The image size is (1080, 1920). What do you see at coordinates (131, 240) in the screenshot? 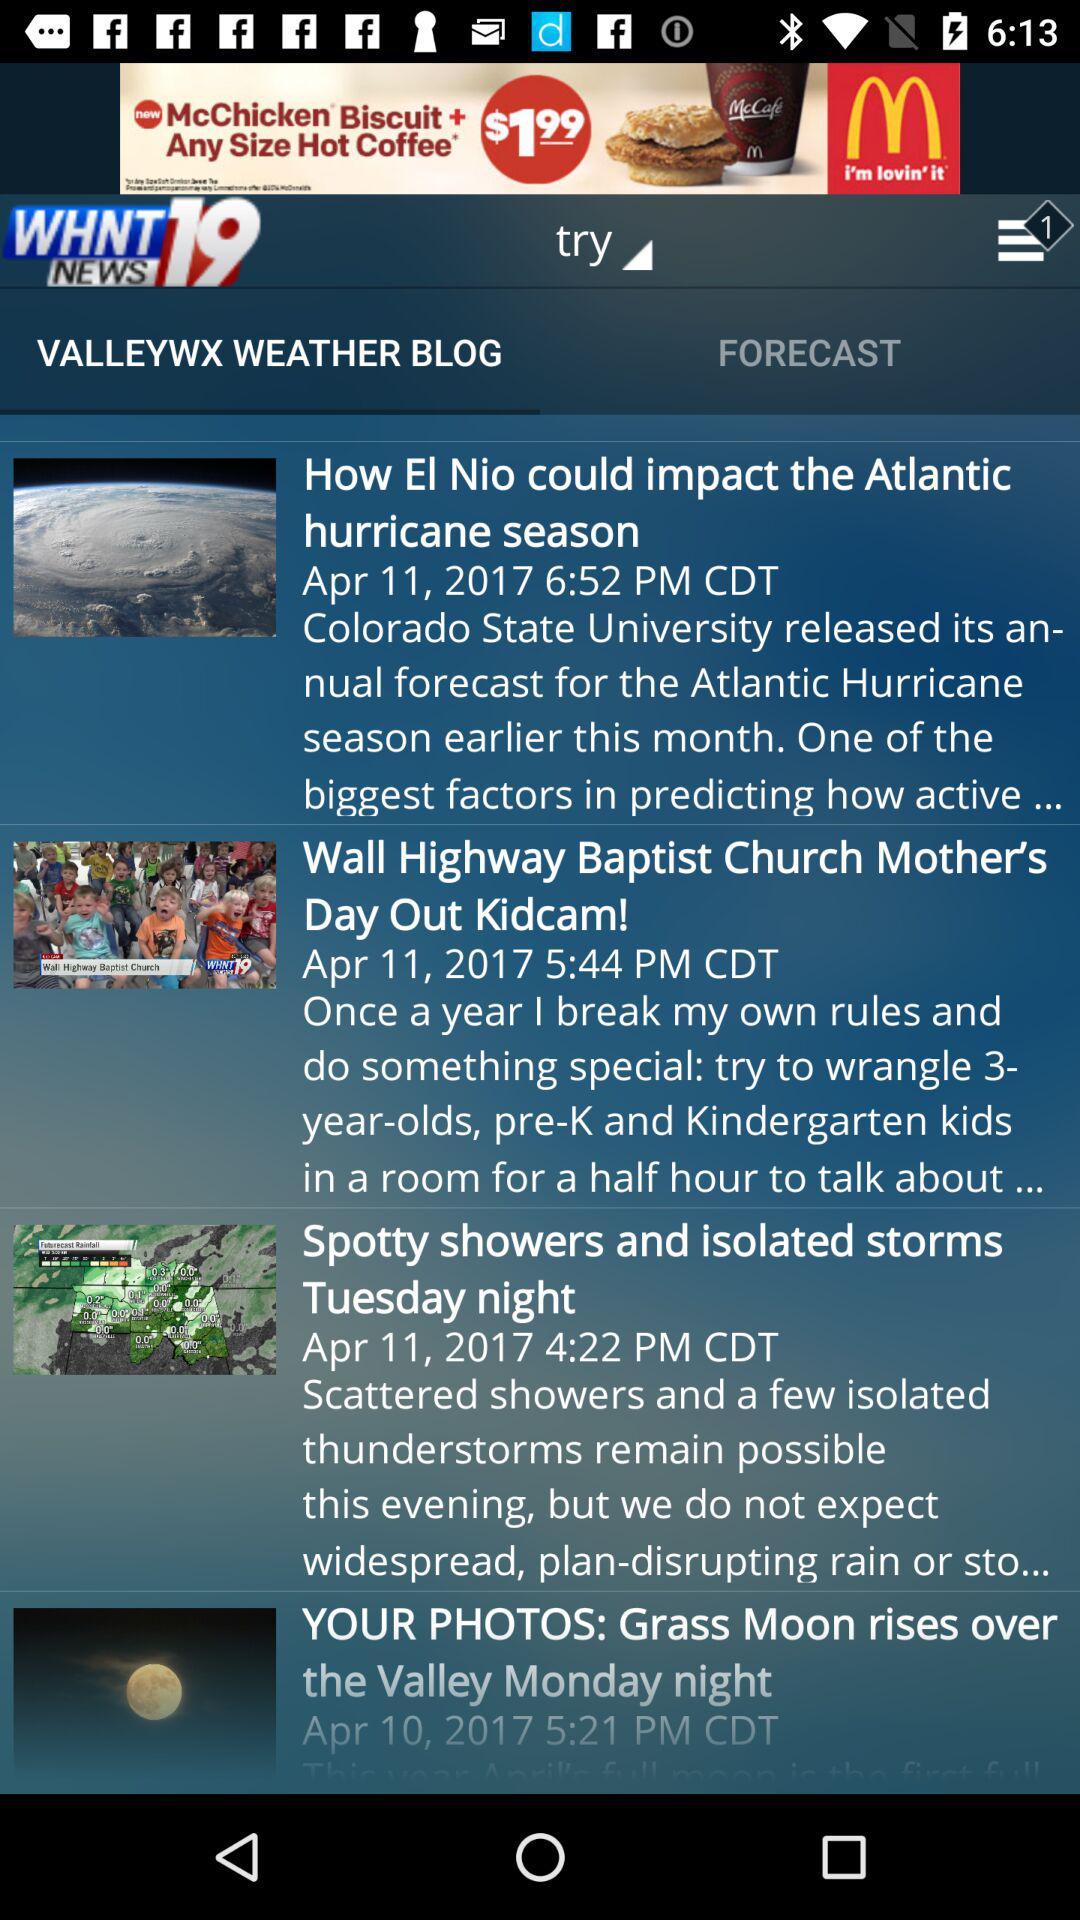
I see `goes back to home/first page` at bounding box center [131, 240].